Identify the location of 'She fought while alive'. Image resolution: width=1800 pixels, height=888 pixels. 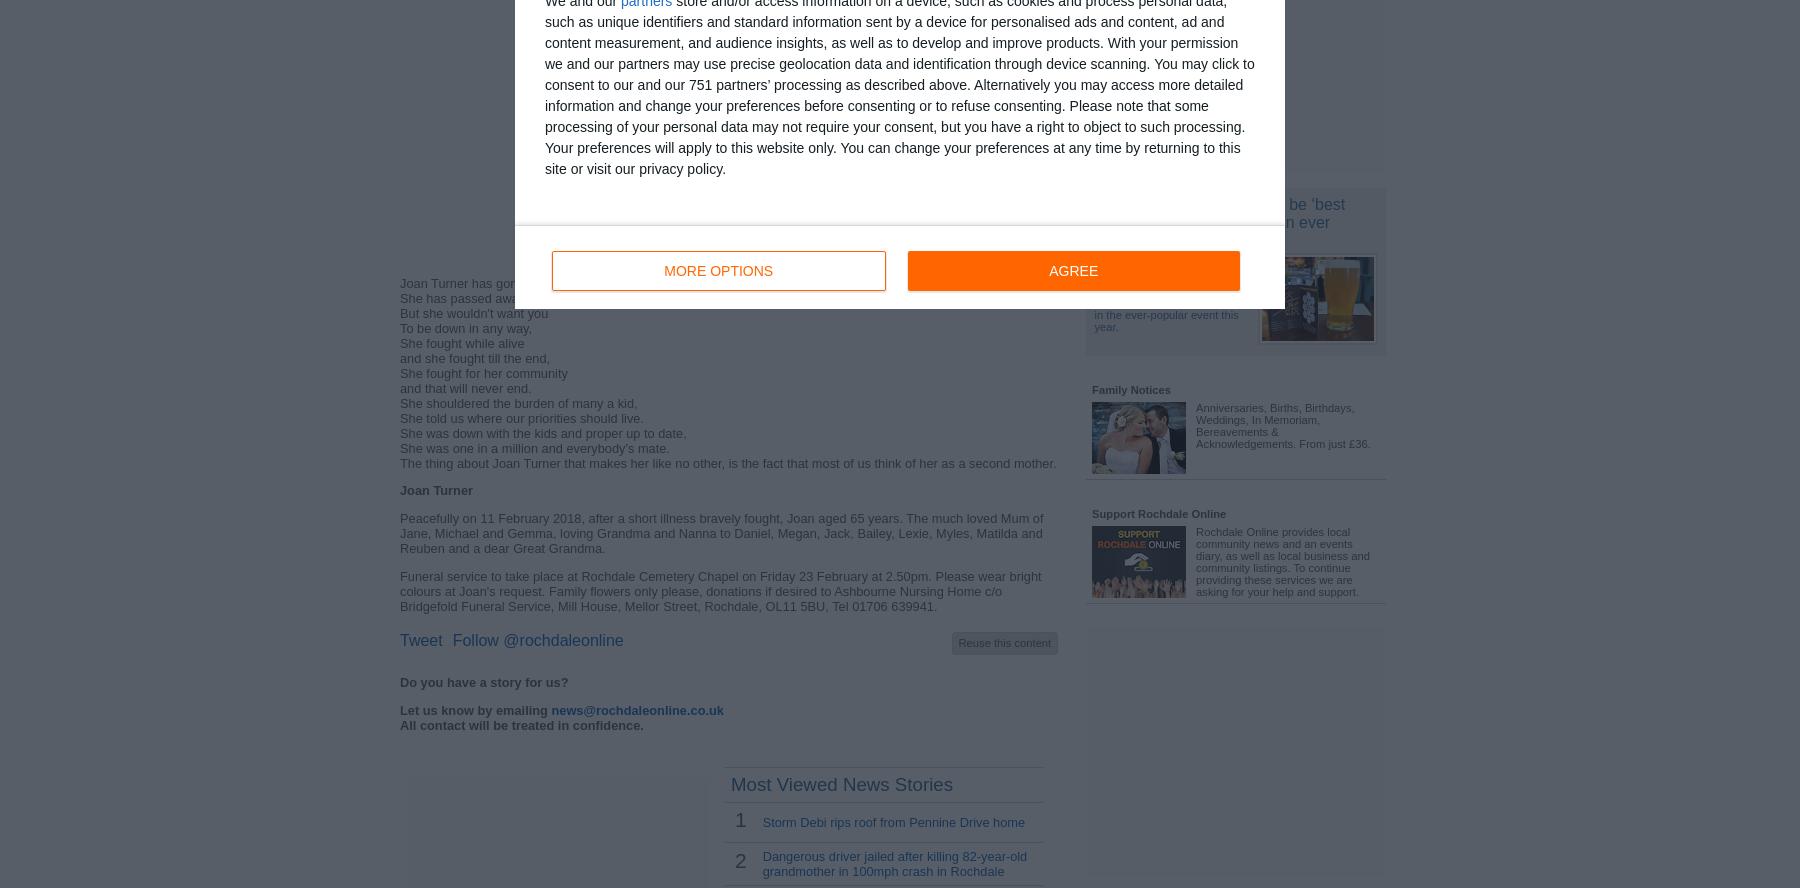
(461, 342).